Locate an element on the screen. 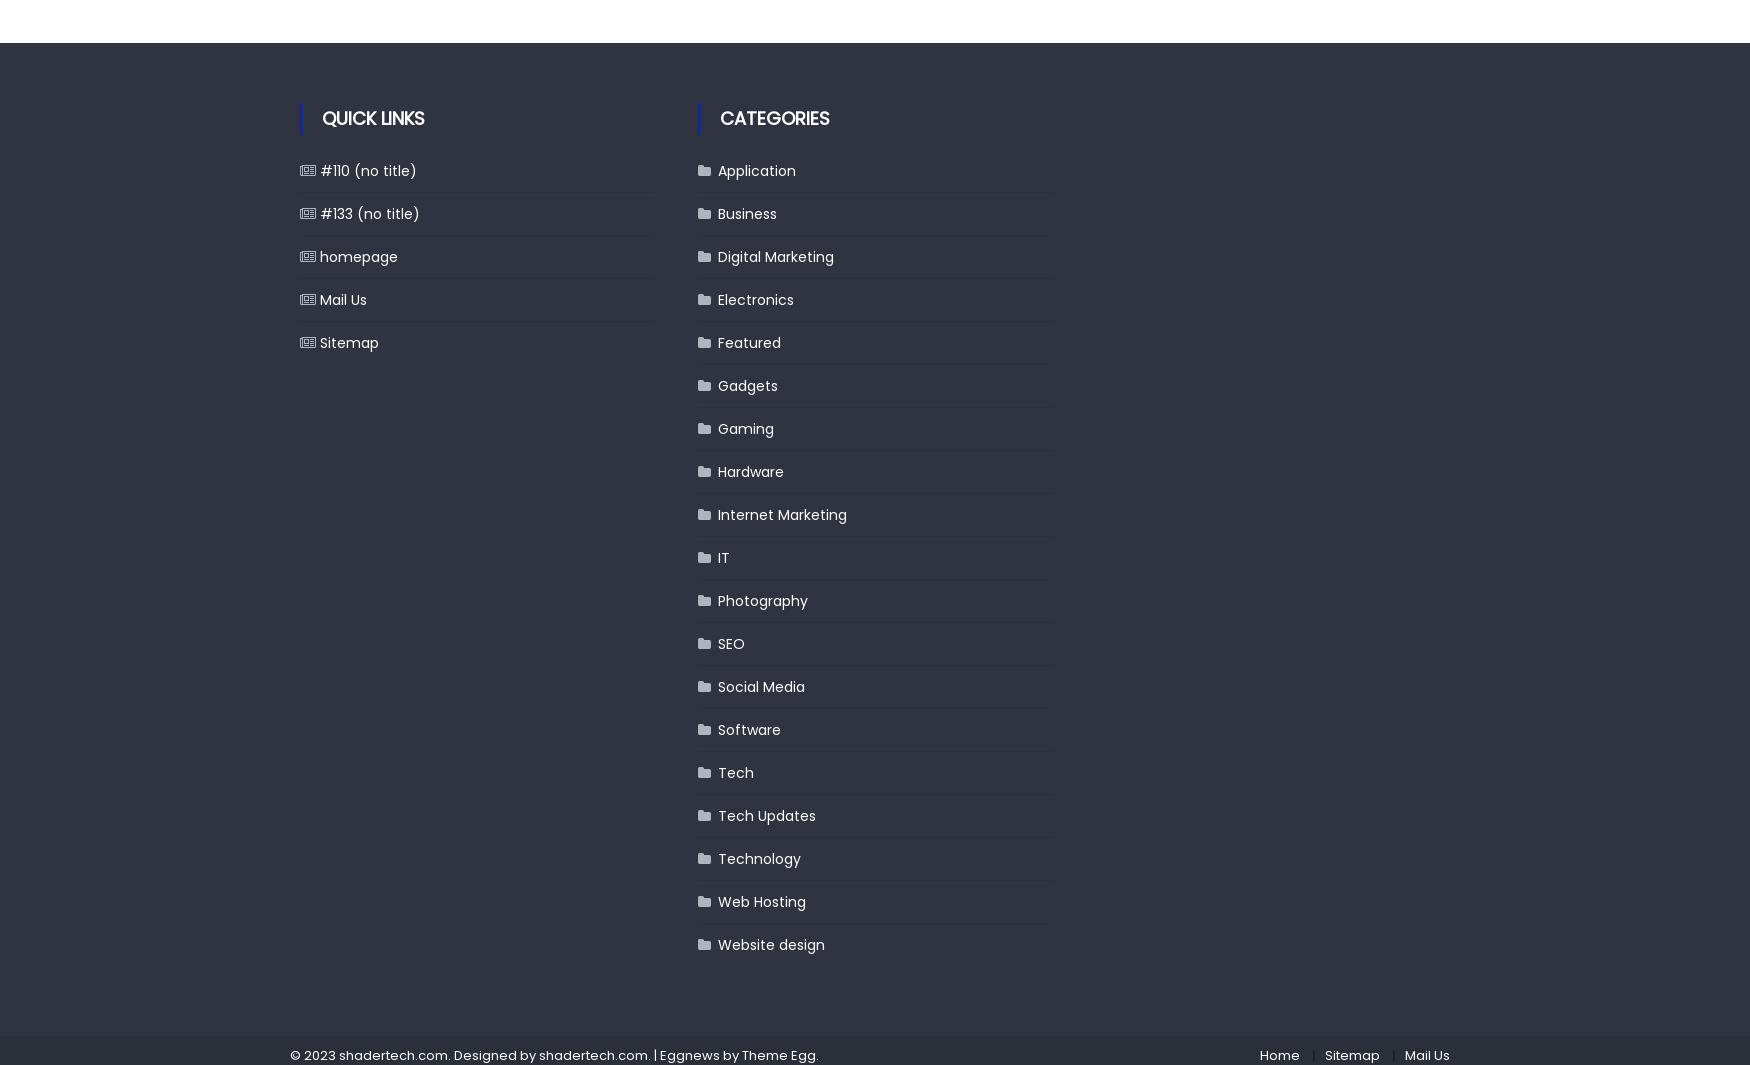  'Photography' is located at coordinates (718, 600).